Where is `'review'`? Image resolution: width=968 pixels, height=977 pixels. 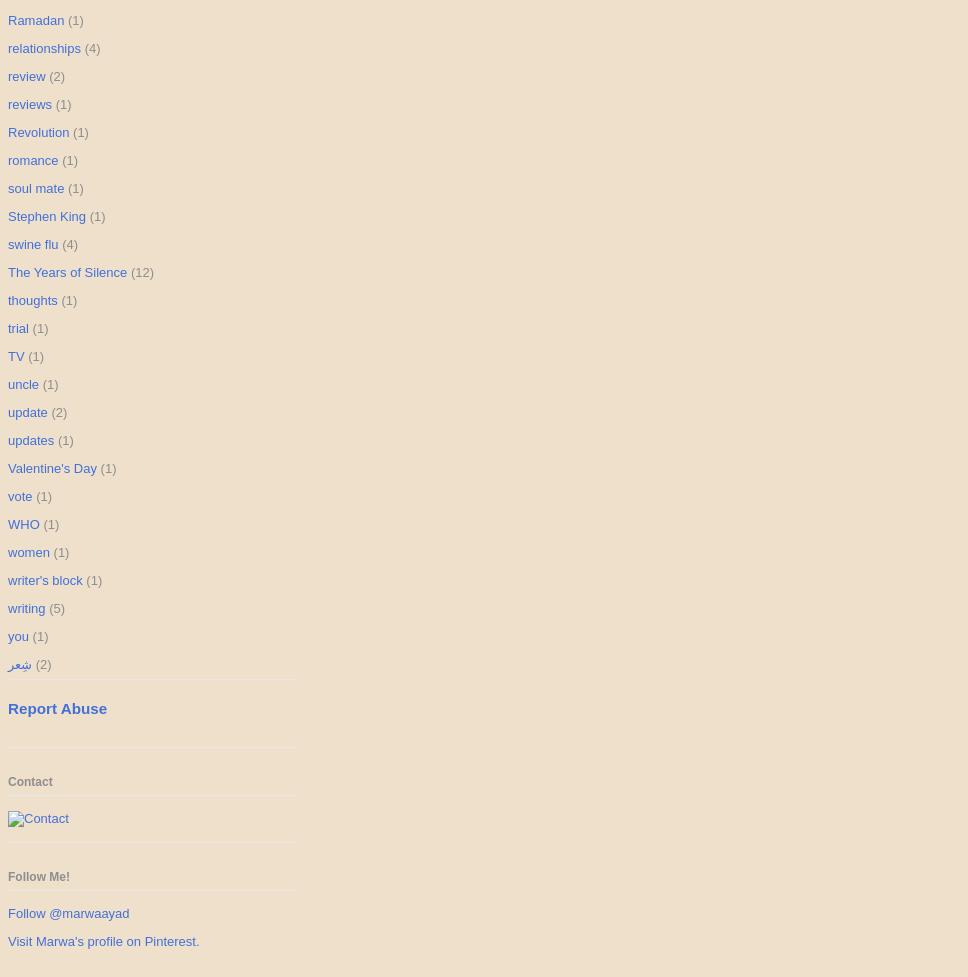
'review' is located at coordinates (26, 76).